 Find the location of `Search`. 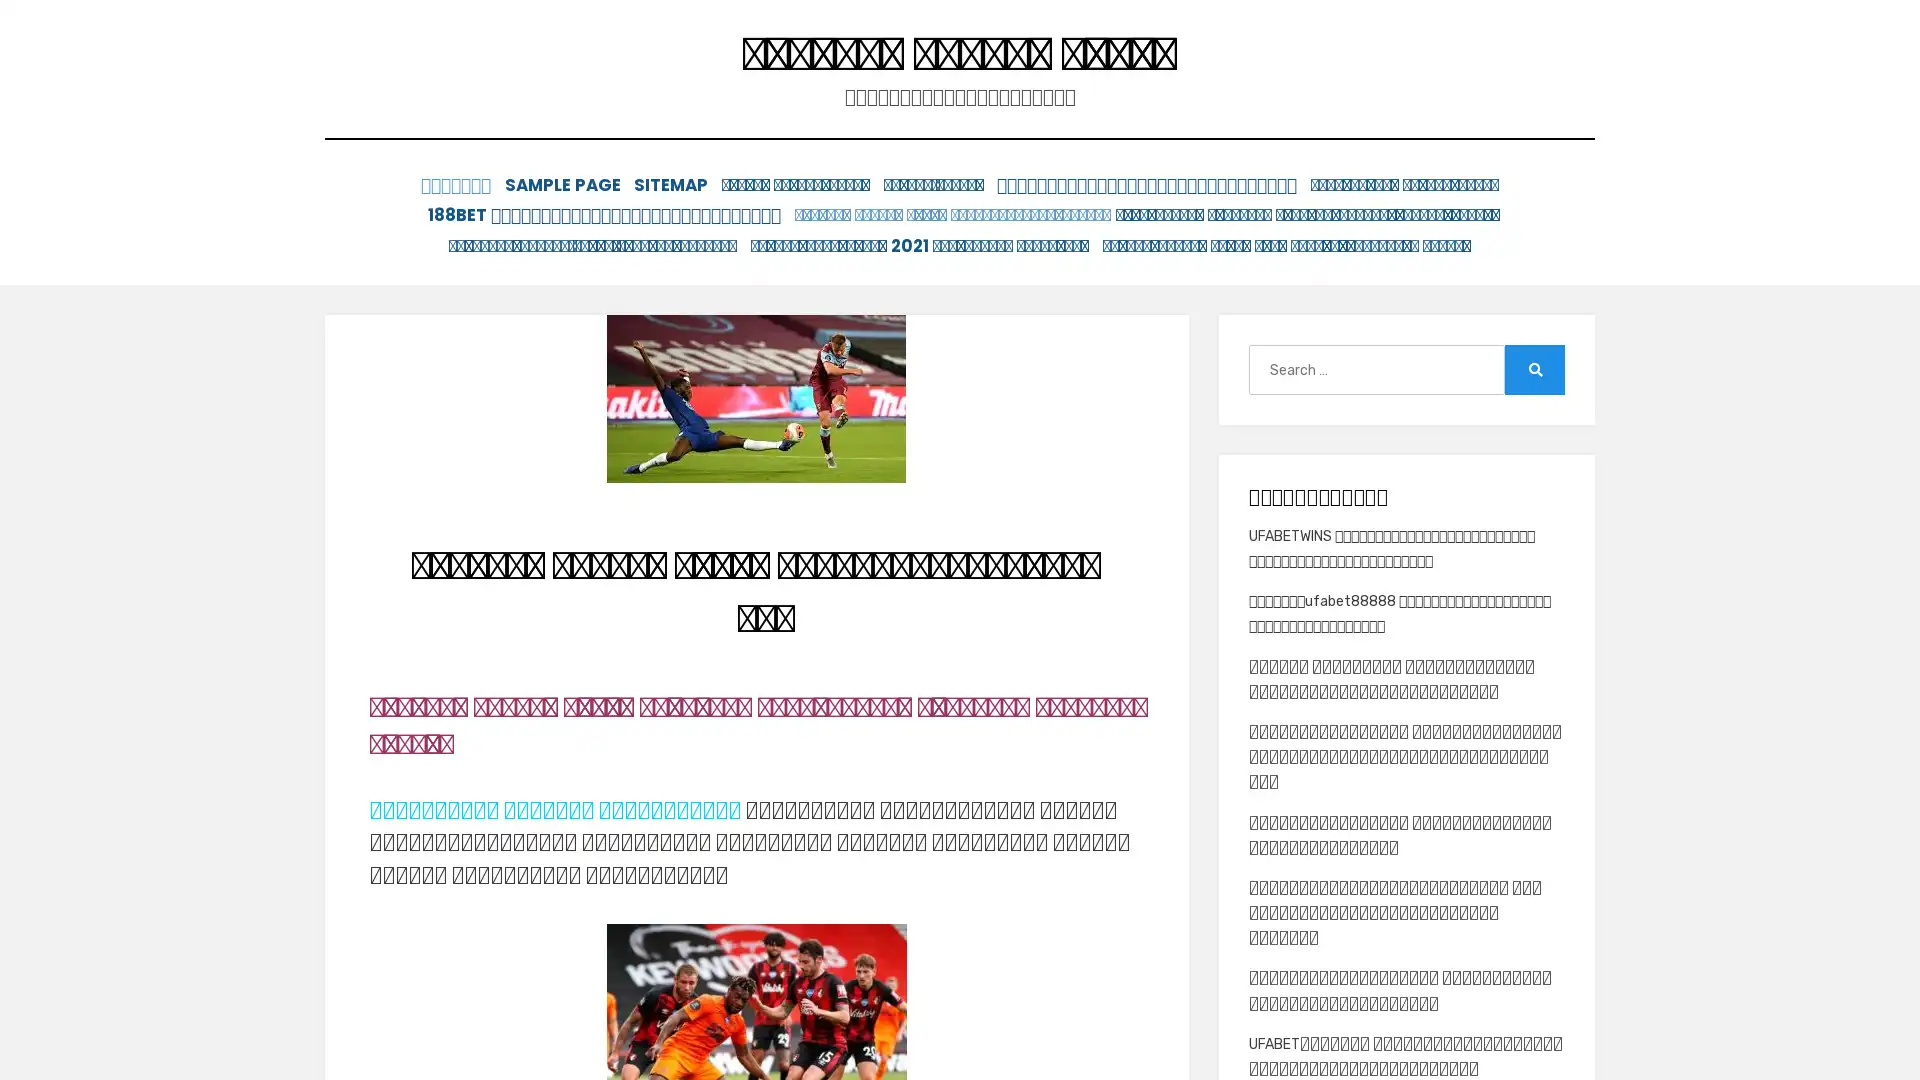

Search is located at coordinates (1534, 352).